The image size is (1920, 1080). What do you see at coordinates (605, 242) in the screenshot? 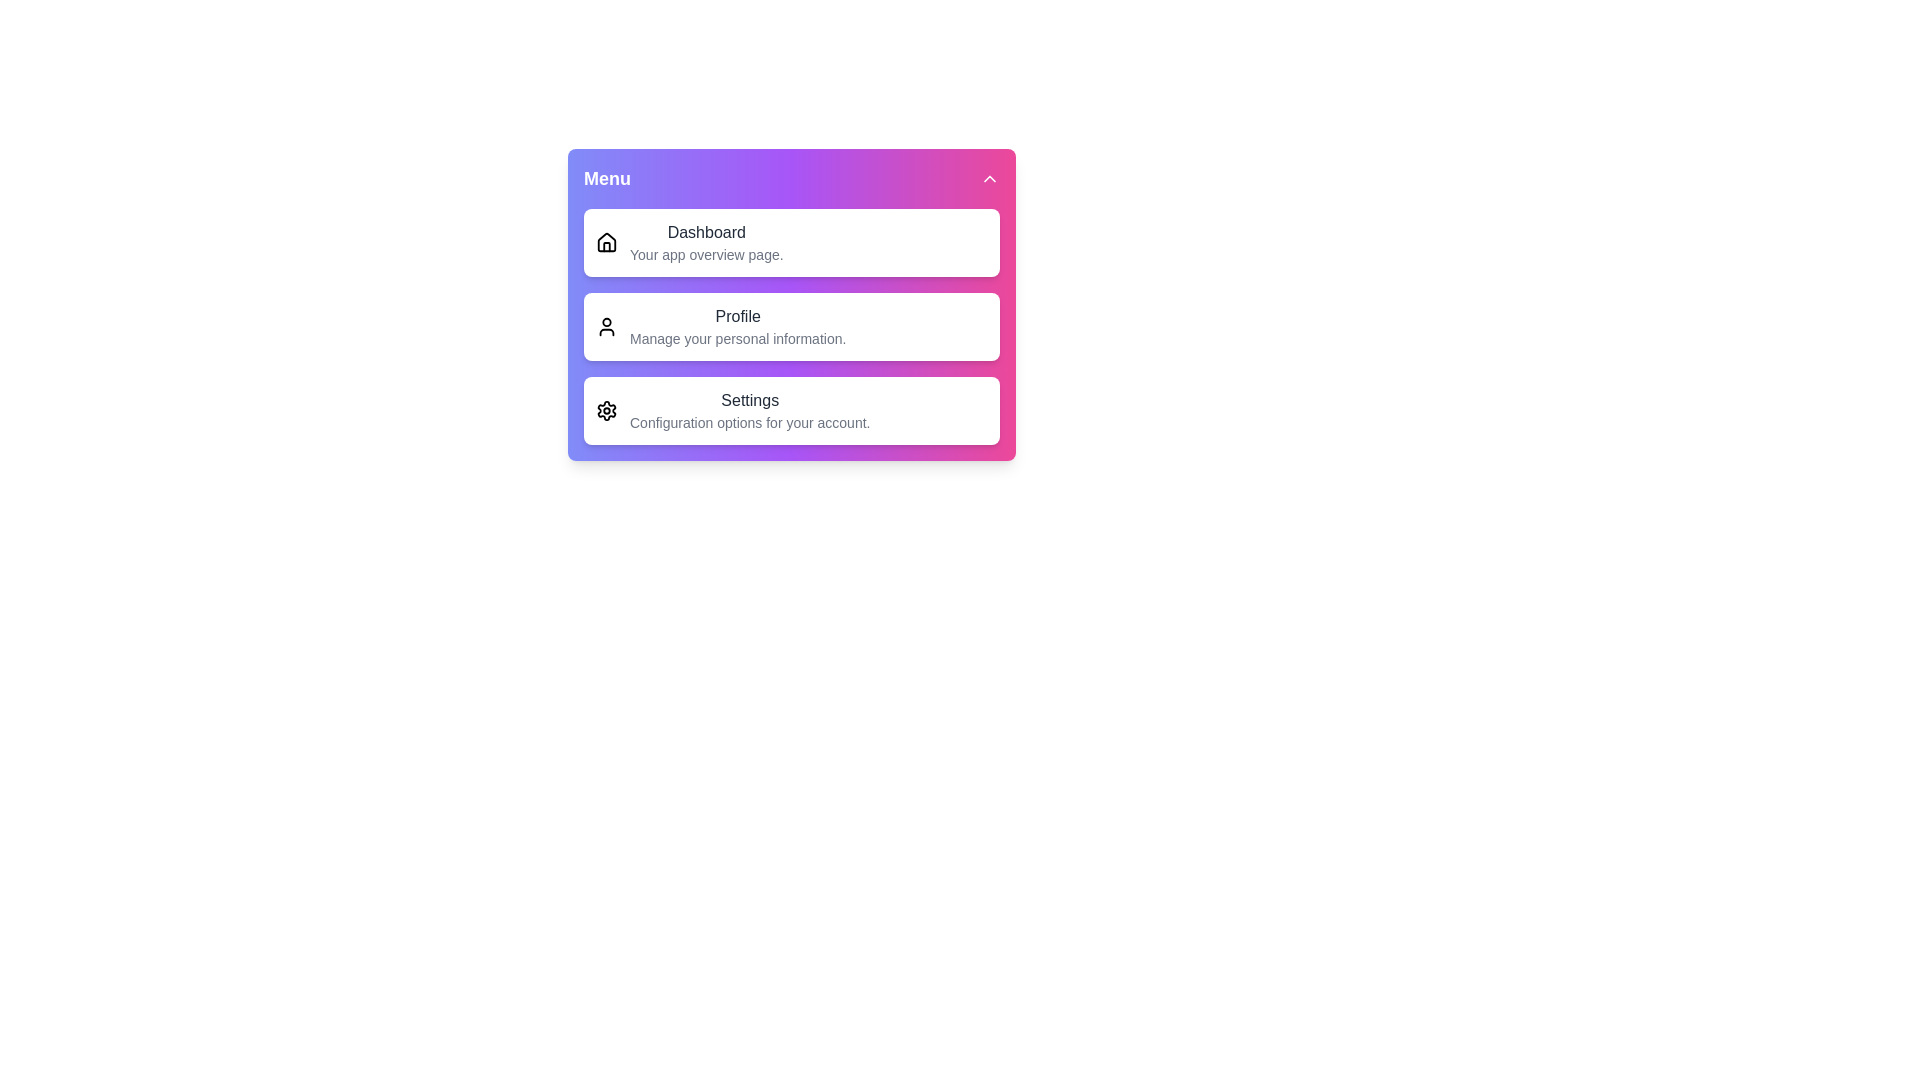
I see `the icon of the Dashboard menu item` at bounding box center [605, 242].